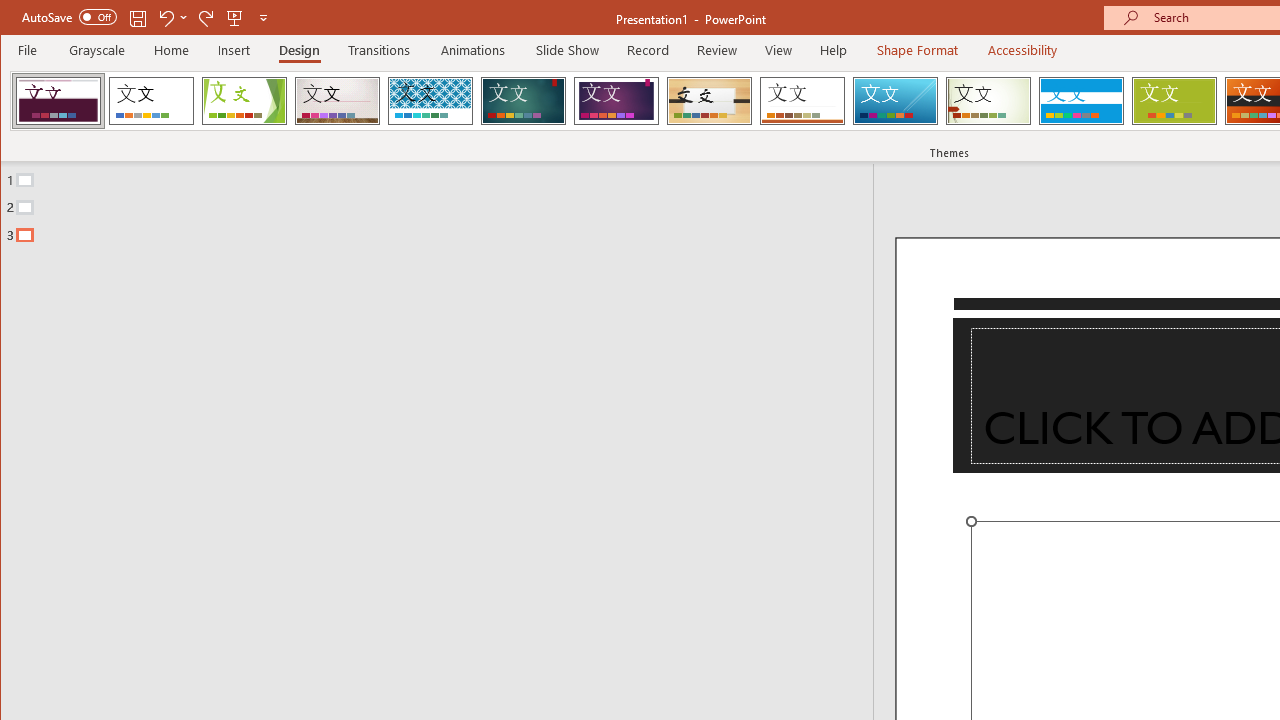  Describe the element at coordinates (243, 100) in the screenshot. I see `'Facet'` at that location.